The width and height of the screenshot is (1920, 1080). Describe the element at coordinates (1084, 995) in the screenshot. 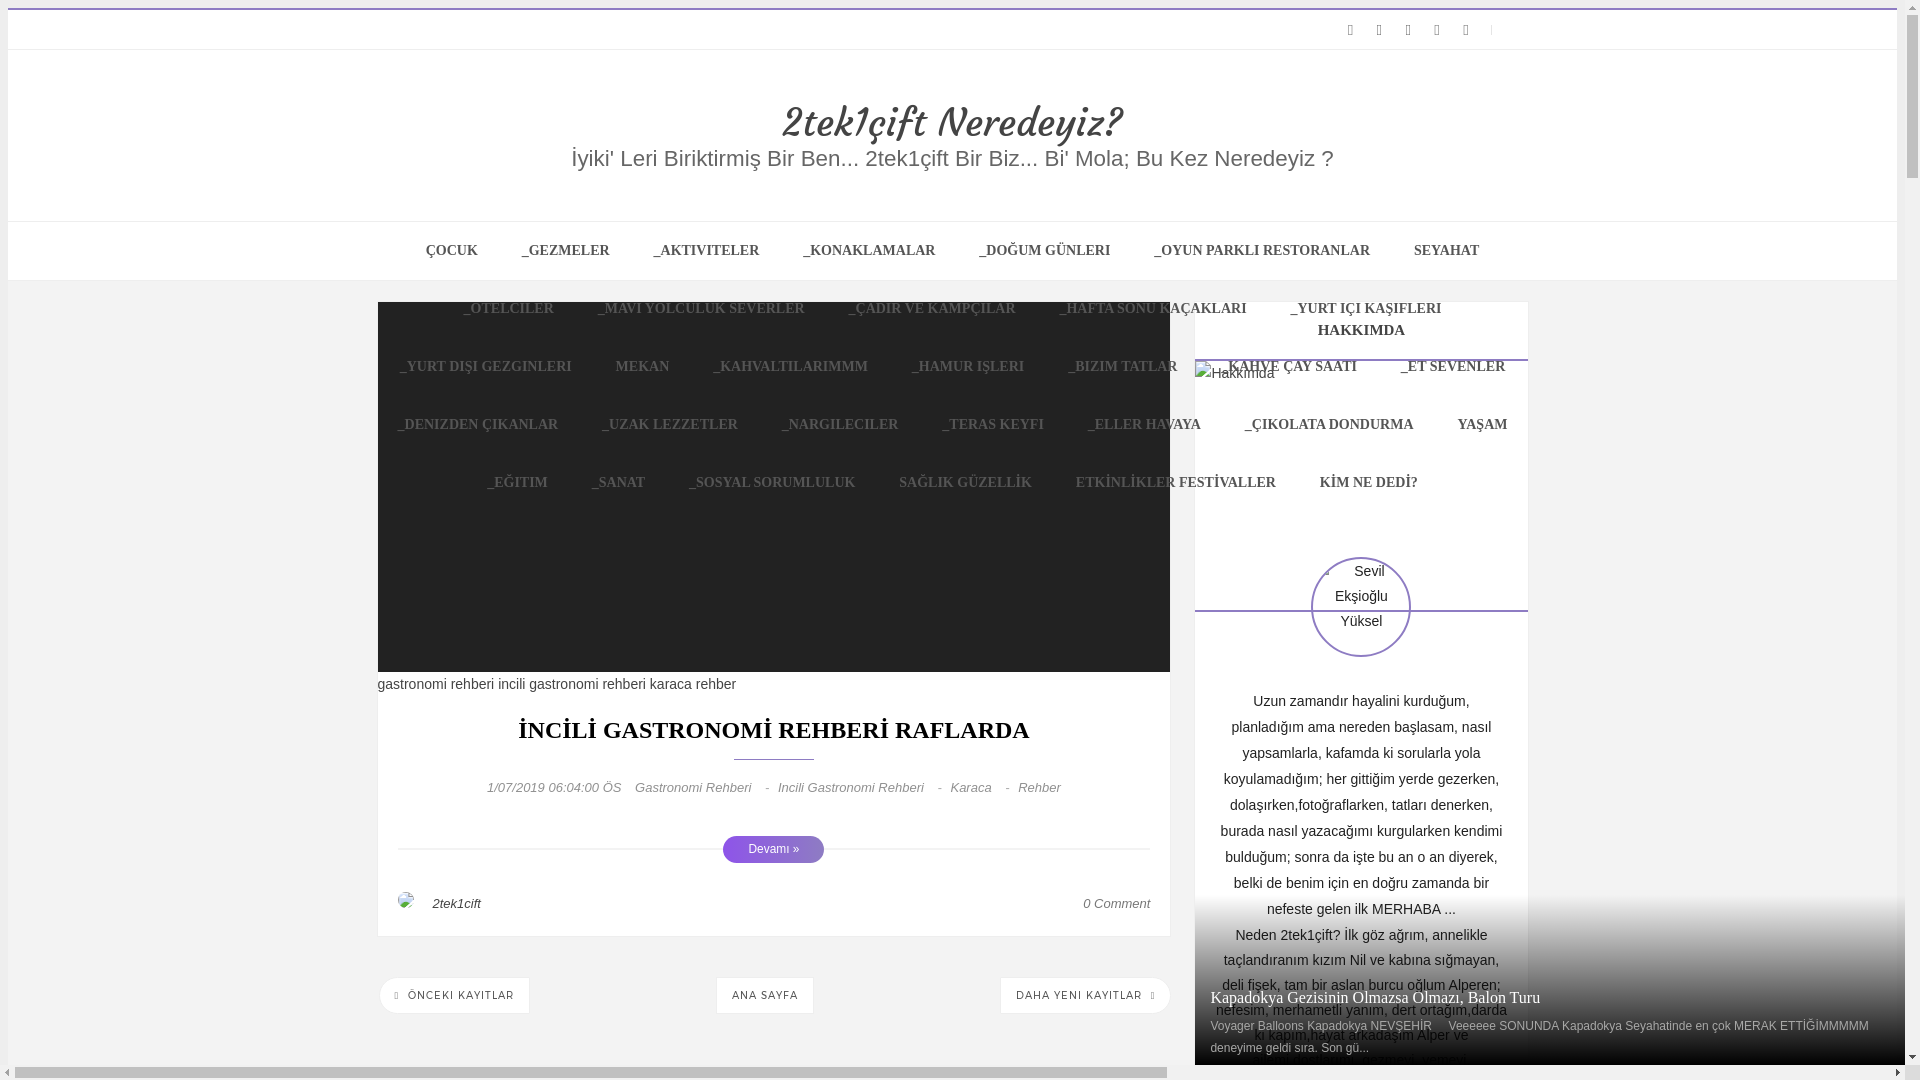

I see `'DAHA YENI KAYITLAR'` at that location.